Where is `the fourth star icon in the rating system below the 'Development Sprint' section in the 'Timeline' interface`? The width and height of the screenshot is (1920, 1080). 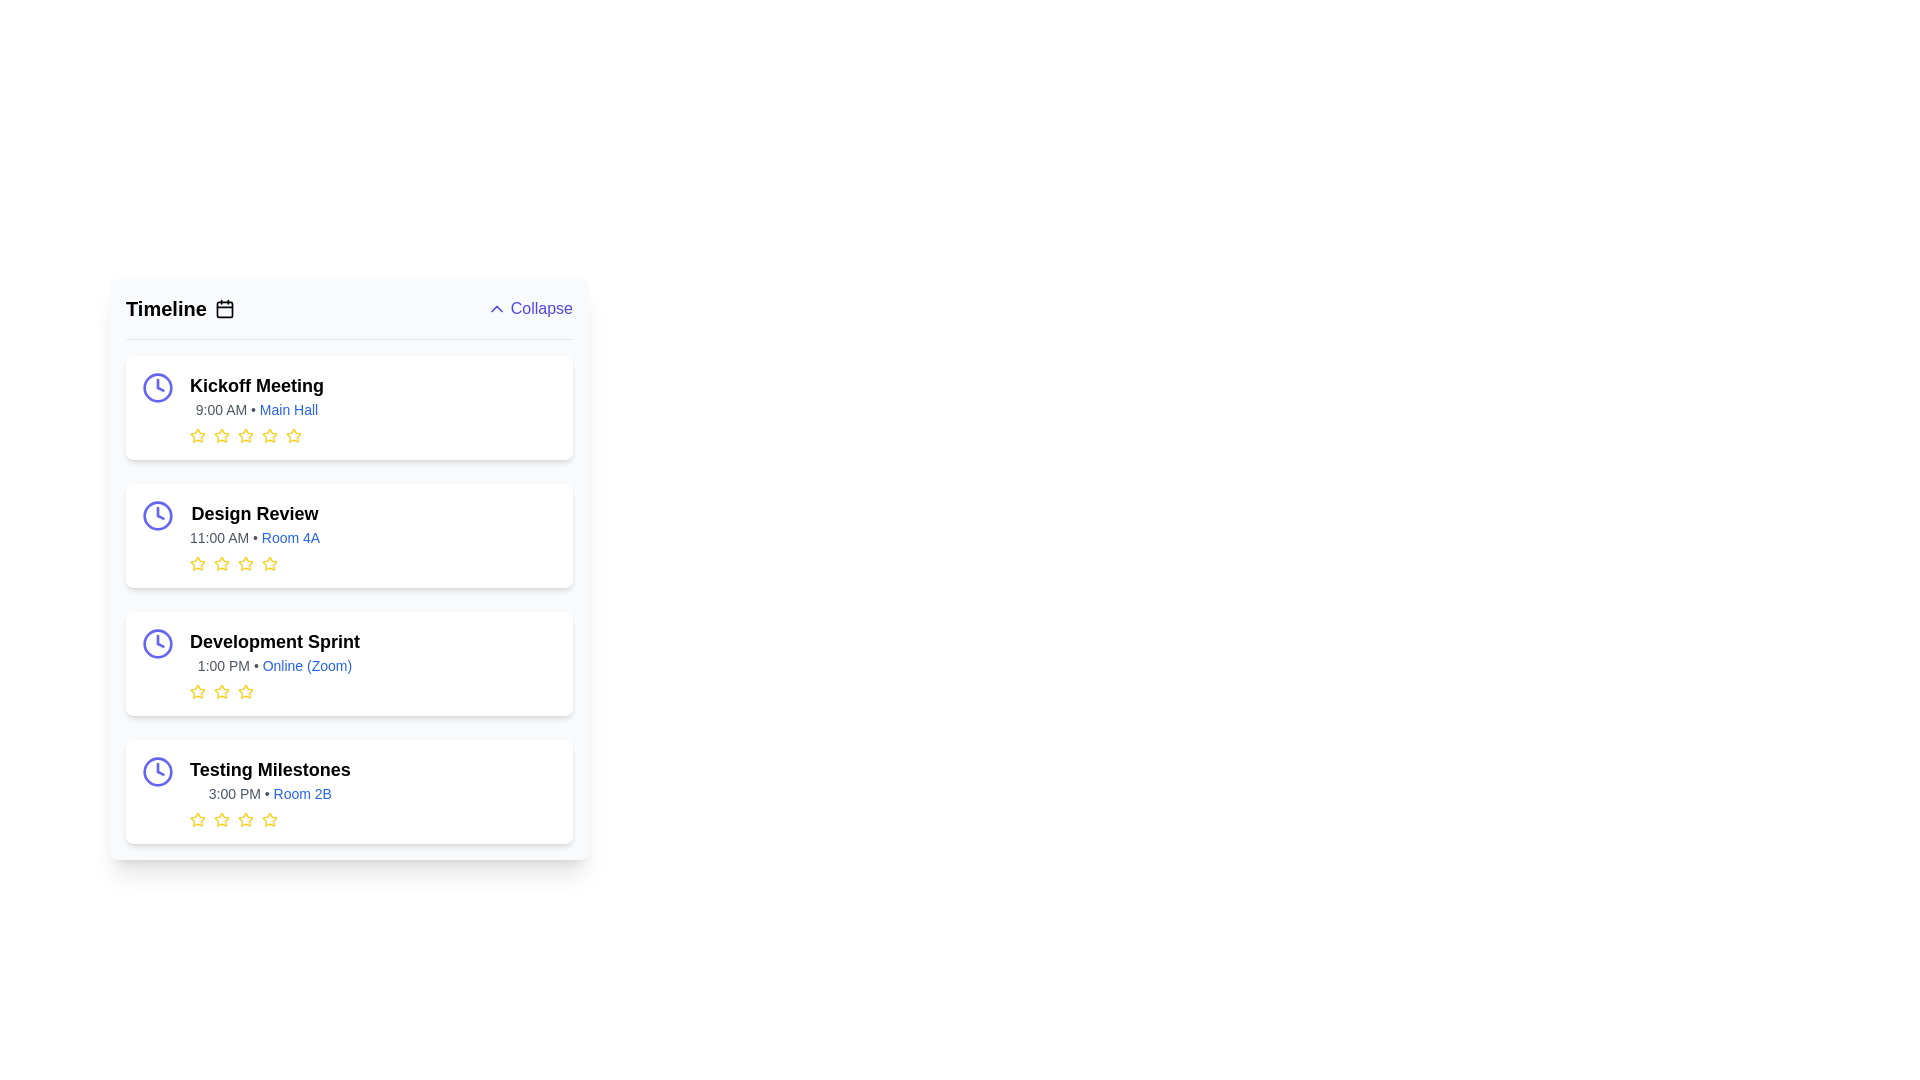 the fourth star icon in the rating system below the 'Development Sprint' section in the 'Timeline' interface is located at coordinates (244, 690).